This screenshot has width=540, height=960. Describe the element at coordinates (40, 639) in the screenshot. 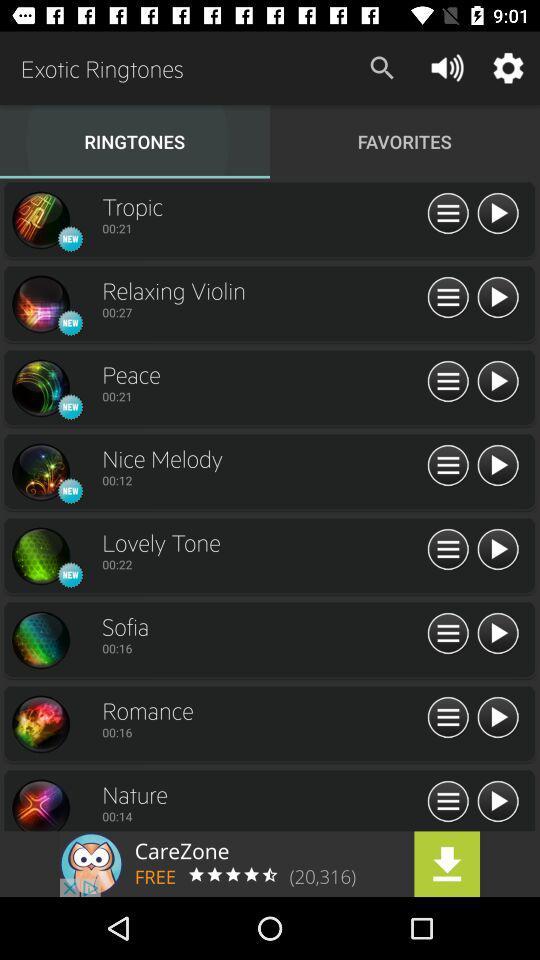

I see `song design symbol` at that location.